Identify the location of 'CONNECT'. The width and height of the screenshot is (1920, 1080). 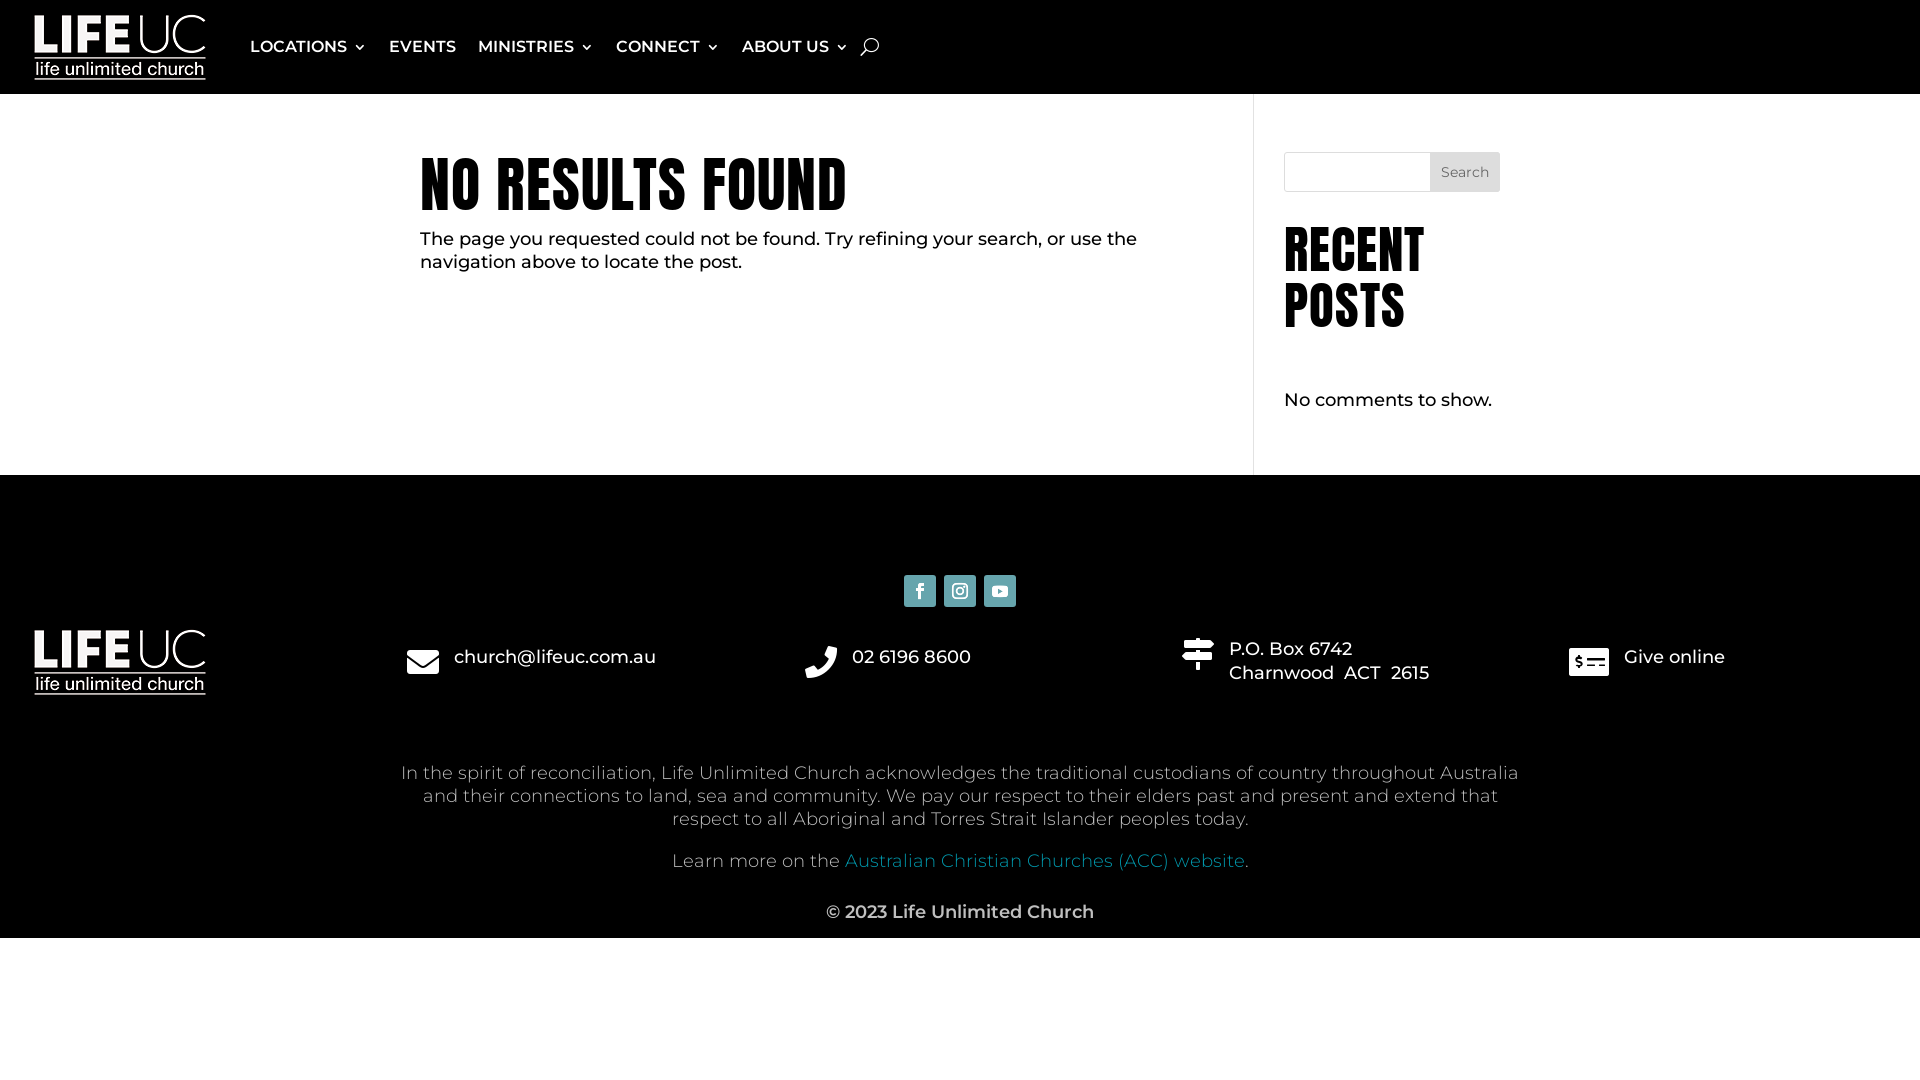
(614, 45).